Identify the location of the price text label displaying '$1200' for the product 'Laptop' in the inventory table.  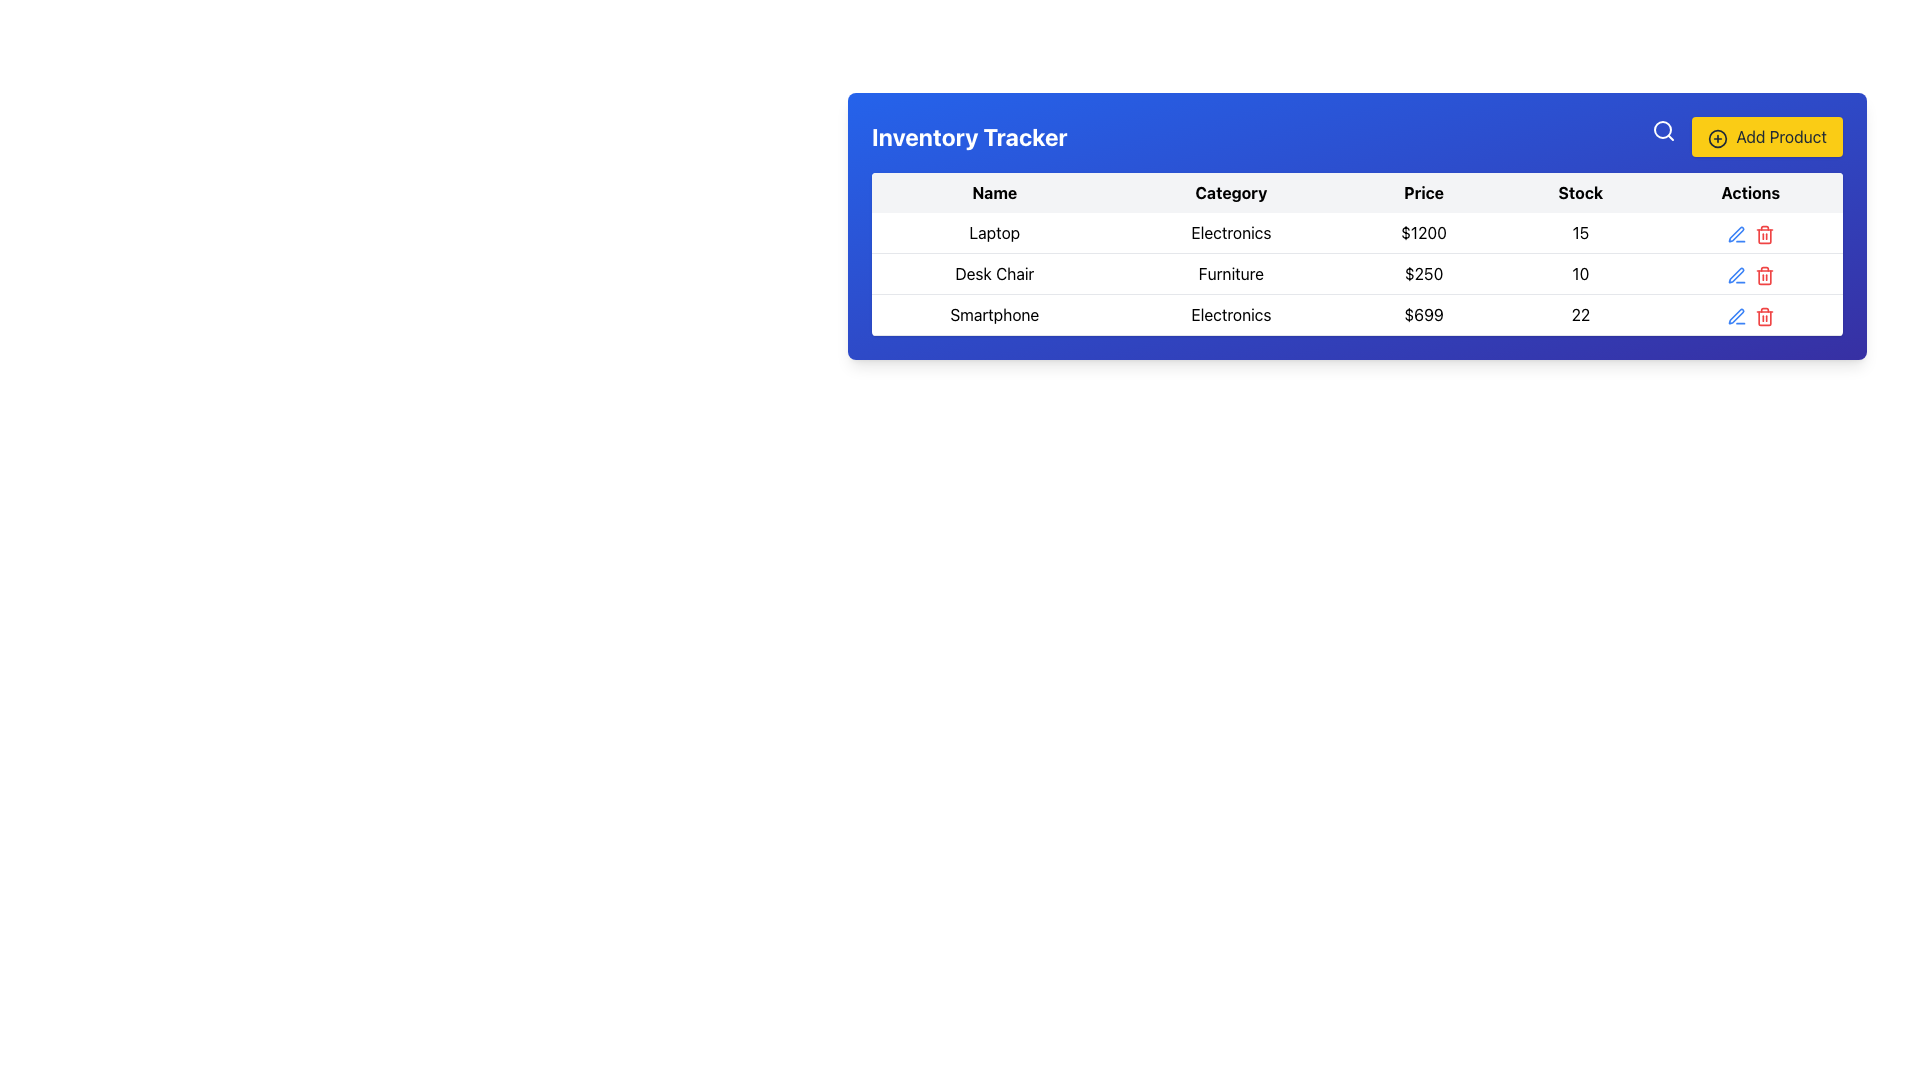
(1423, 232).